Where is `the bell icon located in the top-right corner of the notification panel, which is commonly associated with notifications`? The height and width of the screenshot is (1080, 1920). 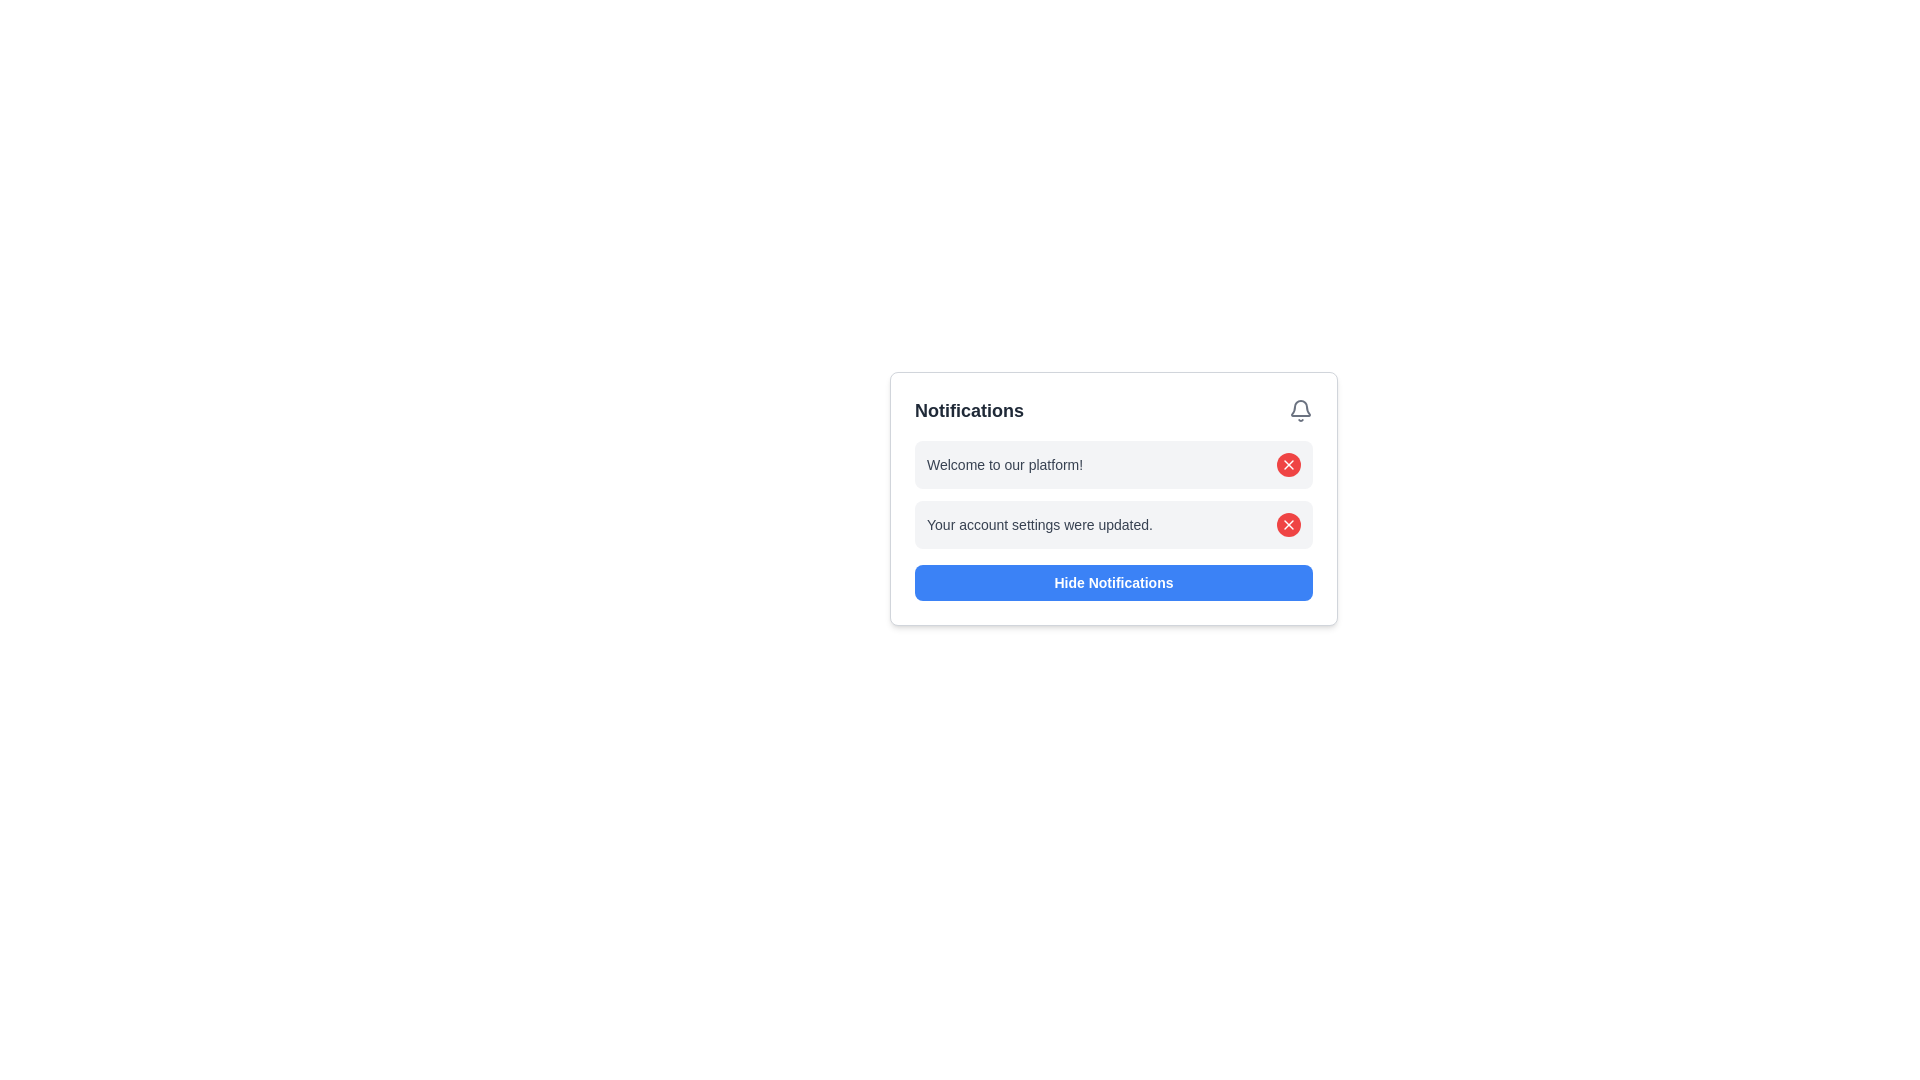
the bell icon located in the top-right corner of the notification panel, which is commonly associated with notifications is located at coordinates (1300, 407).